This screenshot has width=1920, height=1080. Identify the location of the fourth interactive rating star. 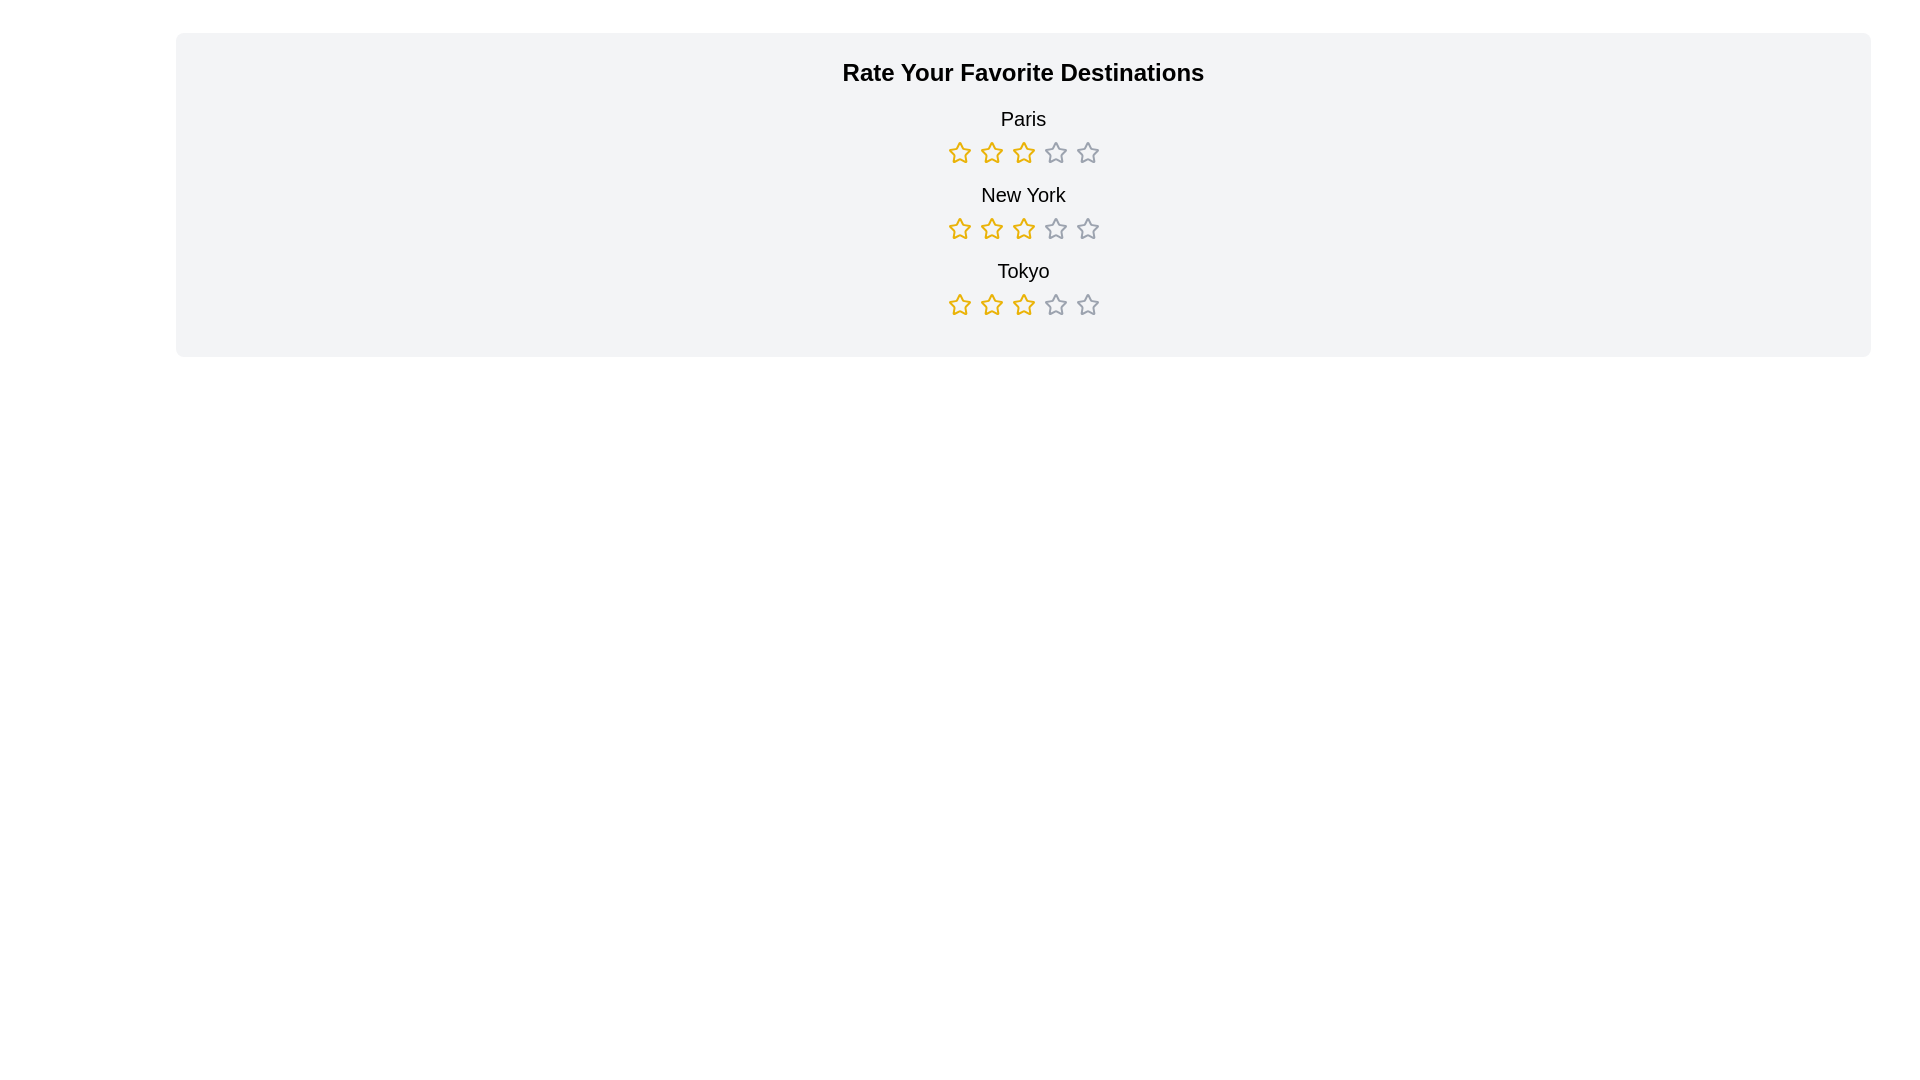
(1054, 304).